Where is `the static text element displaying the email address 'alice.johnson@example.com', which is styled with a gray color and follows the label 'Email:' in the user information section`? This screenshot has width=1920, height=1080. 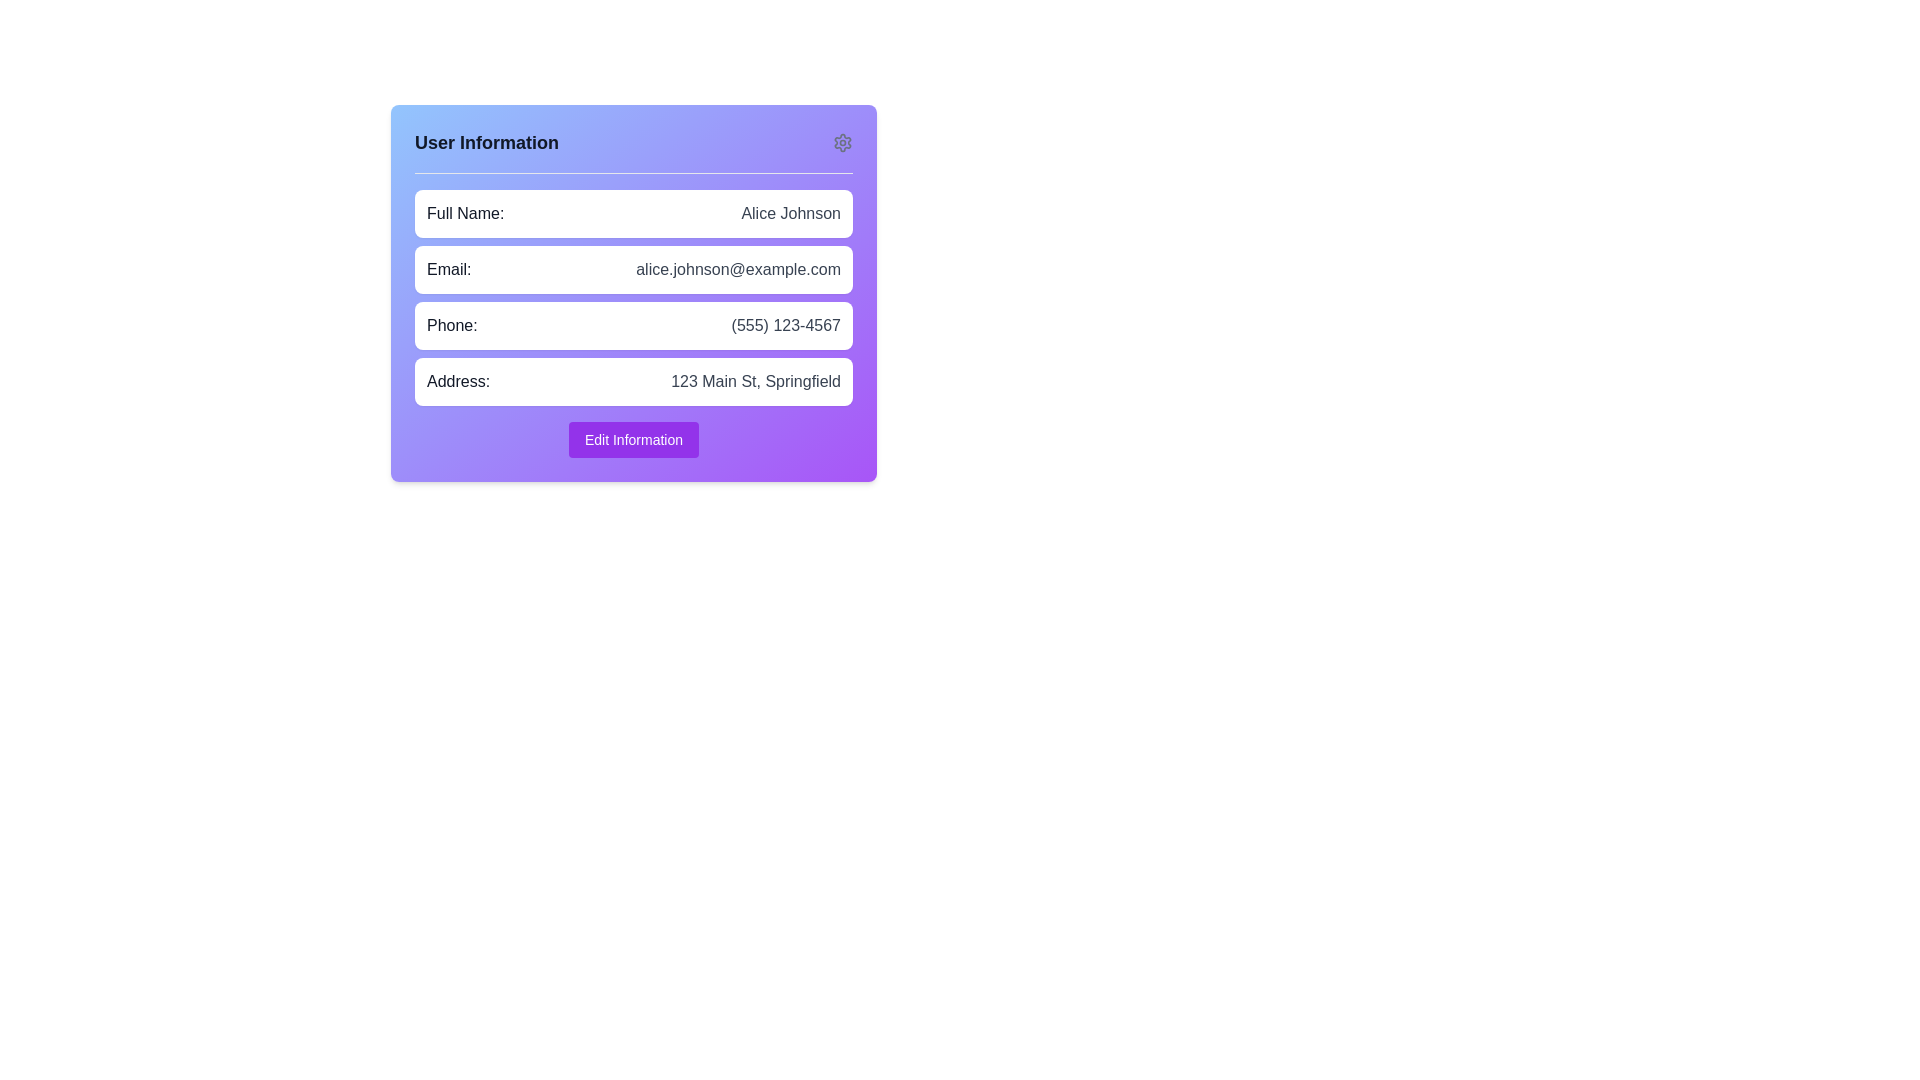 the static text element displaying the email address 'alice.johnson@example.com', which is styled with a gray color and follows the label 'Email:' in the user information section is located at coordinates (737, 270).